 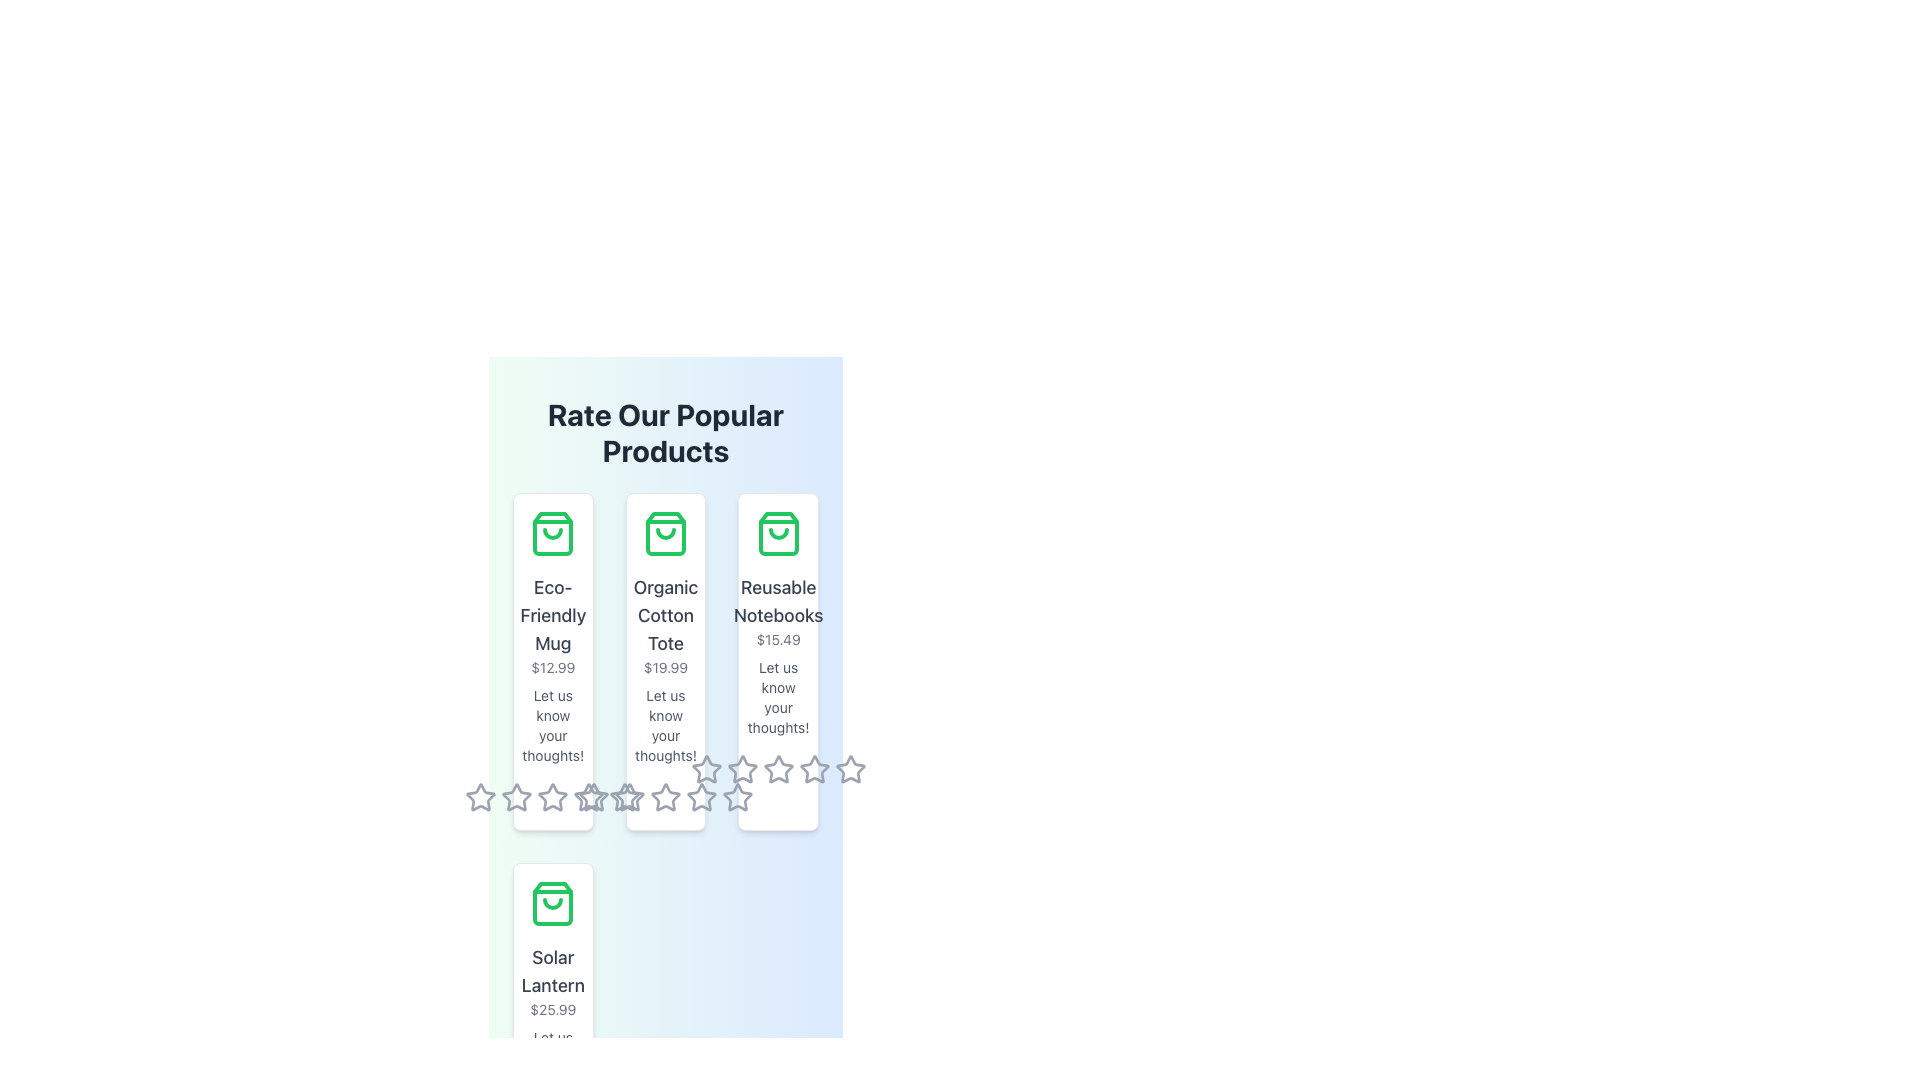 What do you see at coordinates (553, 796) in the screenshot?
I see `the second star icon in the rating system below the 'Eco-Friendly Mug' product card` at bounding box center [553, 796].